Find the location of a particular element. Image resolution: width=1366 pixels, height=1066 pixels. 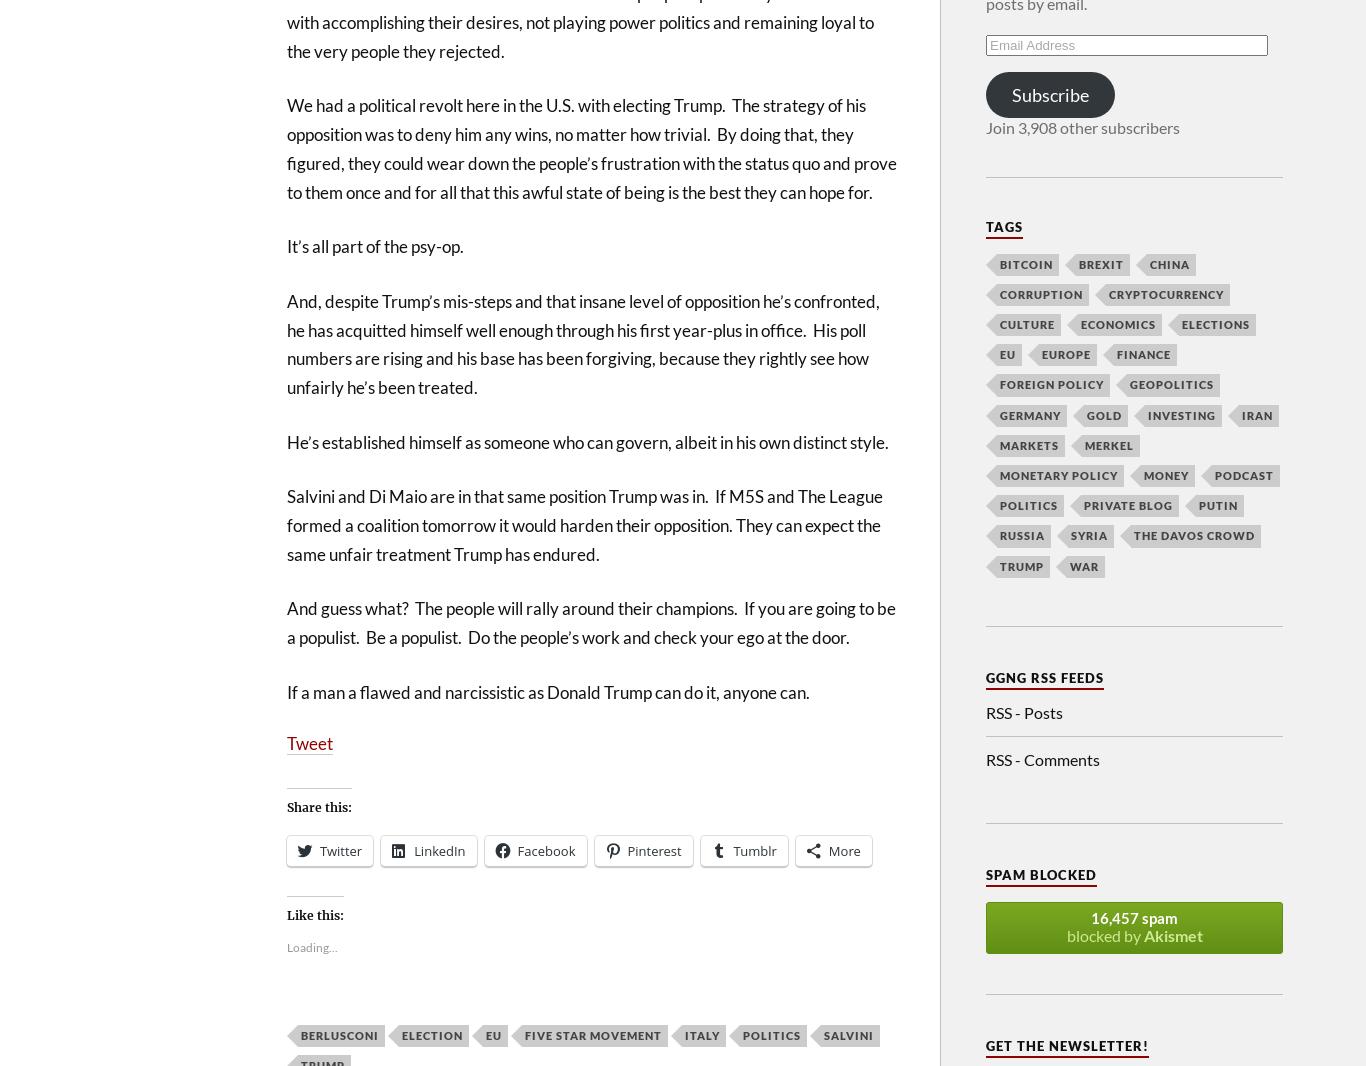

'Facebook' is located at coordinates (545, 850).